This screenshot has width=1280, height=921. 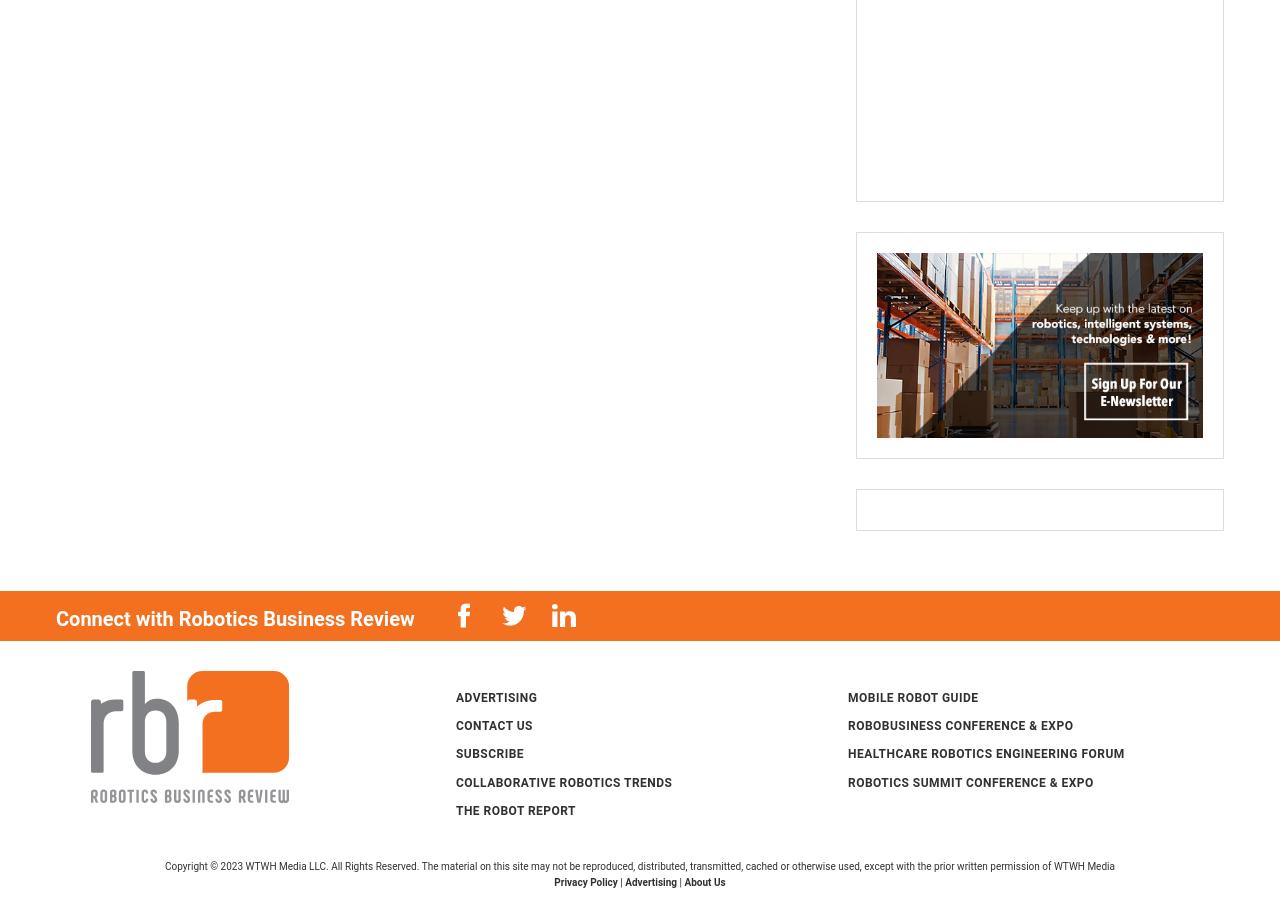 I want to click on 'Privacy Policy', so click(x=584, y=880).